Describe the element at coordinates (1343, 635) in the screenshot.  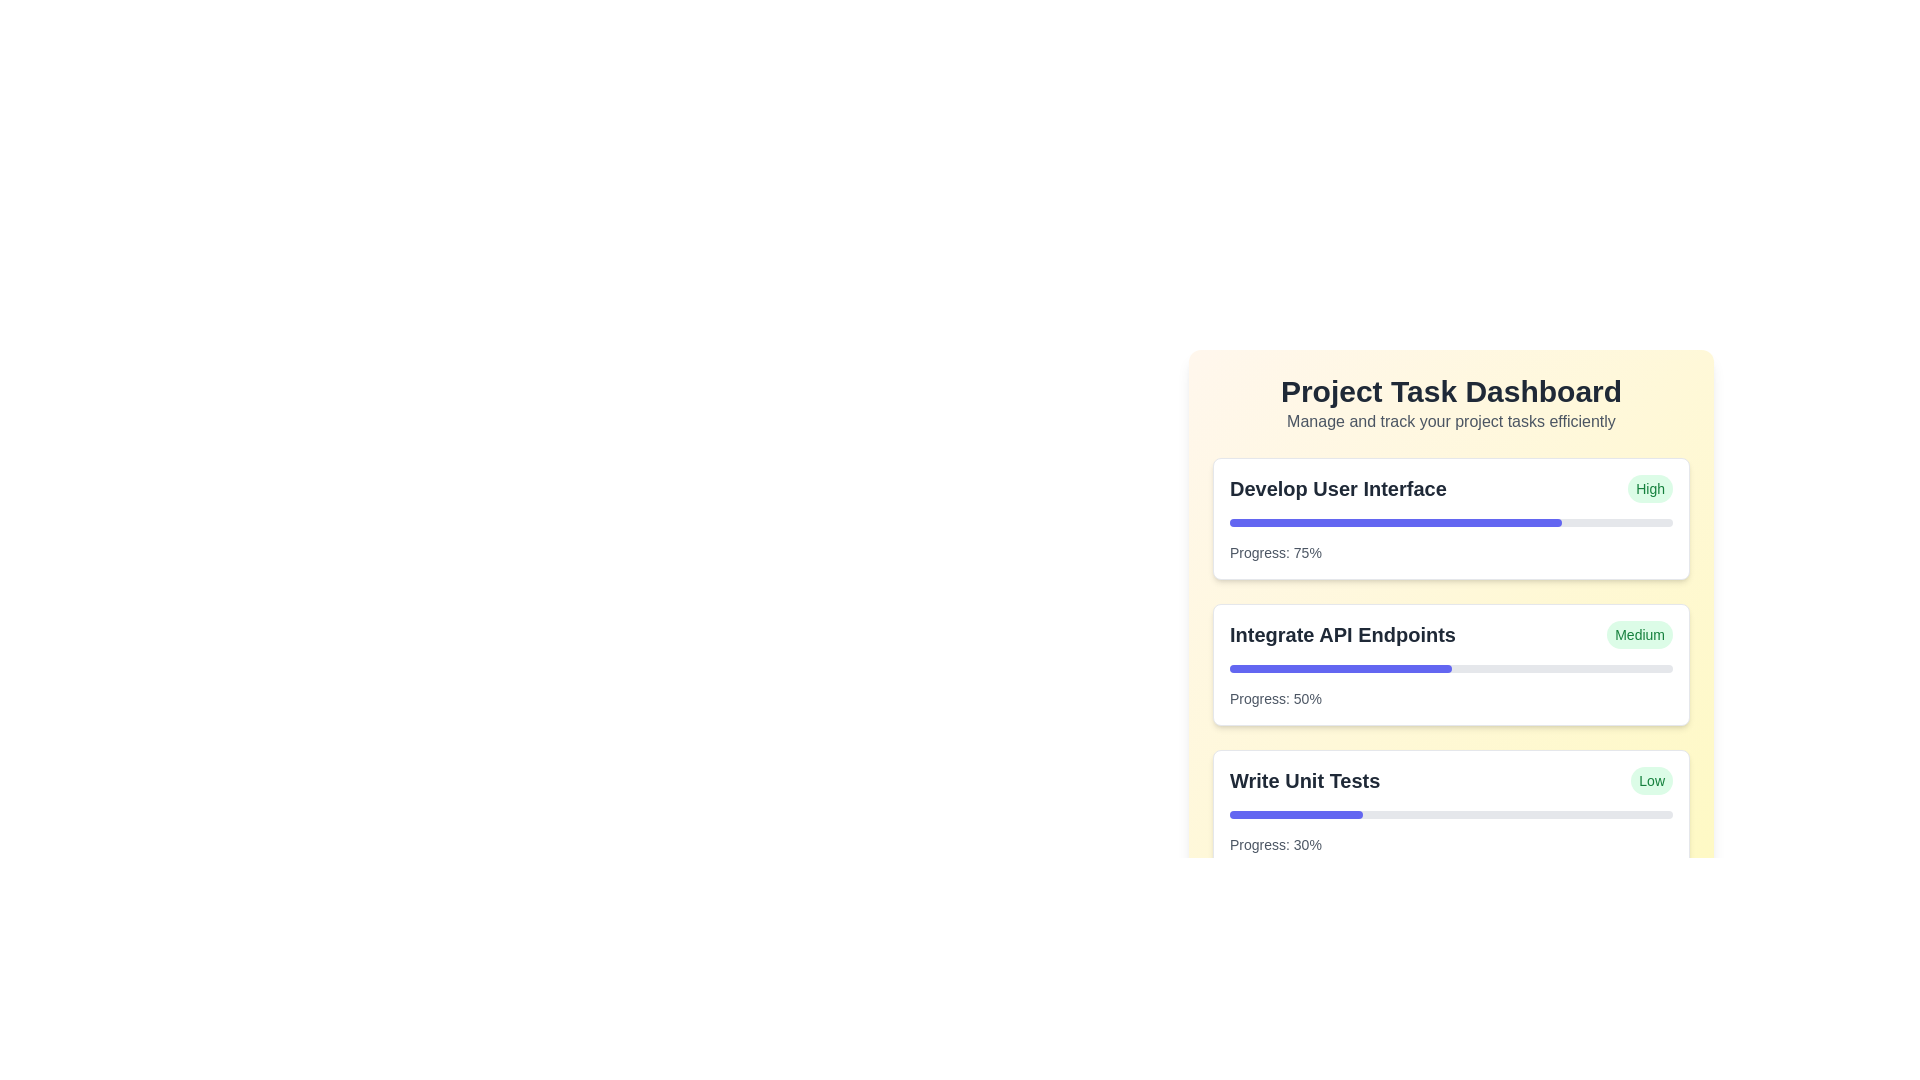
I see `the text from the title of the second task card in the project management dashboard, which is located on the top-left side adjacent` at that location.